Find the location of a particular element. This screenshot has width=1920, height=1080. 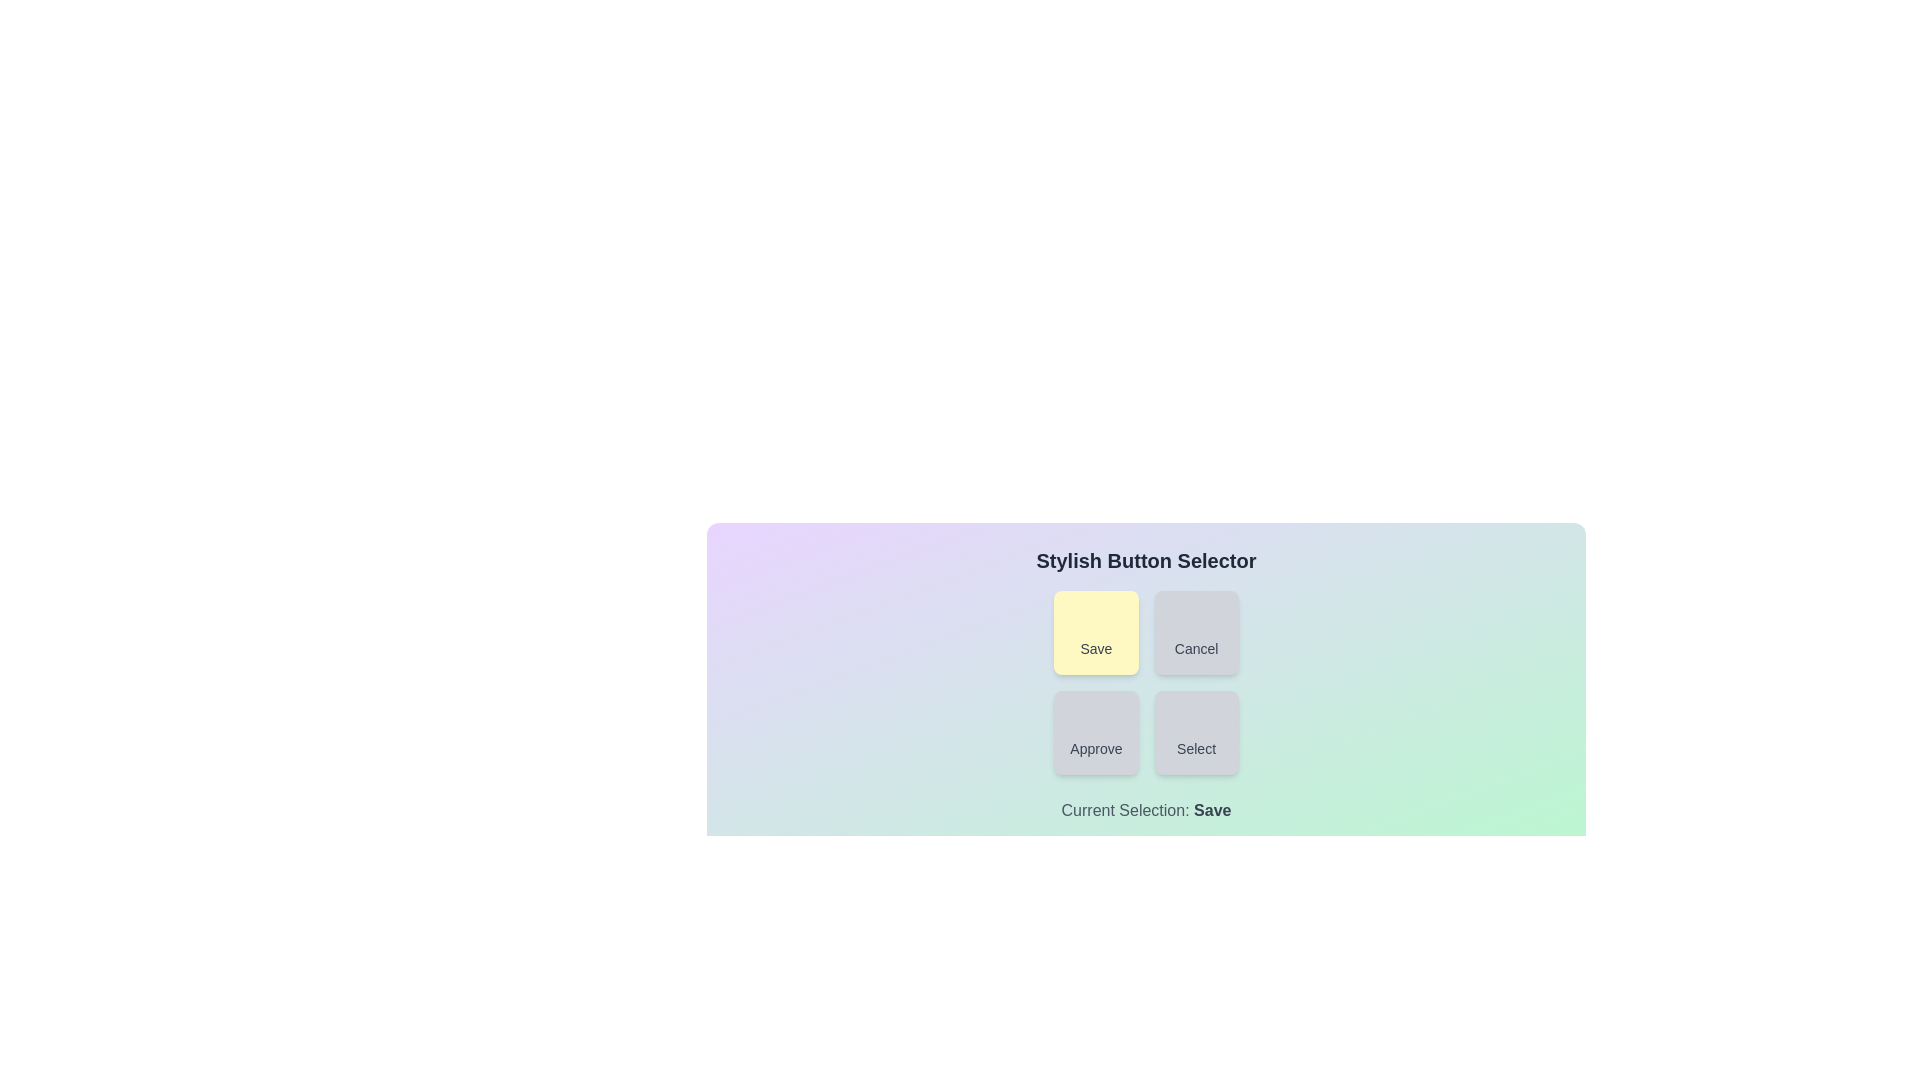

the Save button to change the current selection is located at coordinates (1095, 632).